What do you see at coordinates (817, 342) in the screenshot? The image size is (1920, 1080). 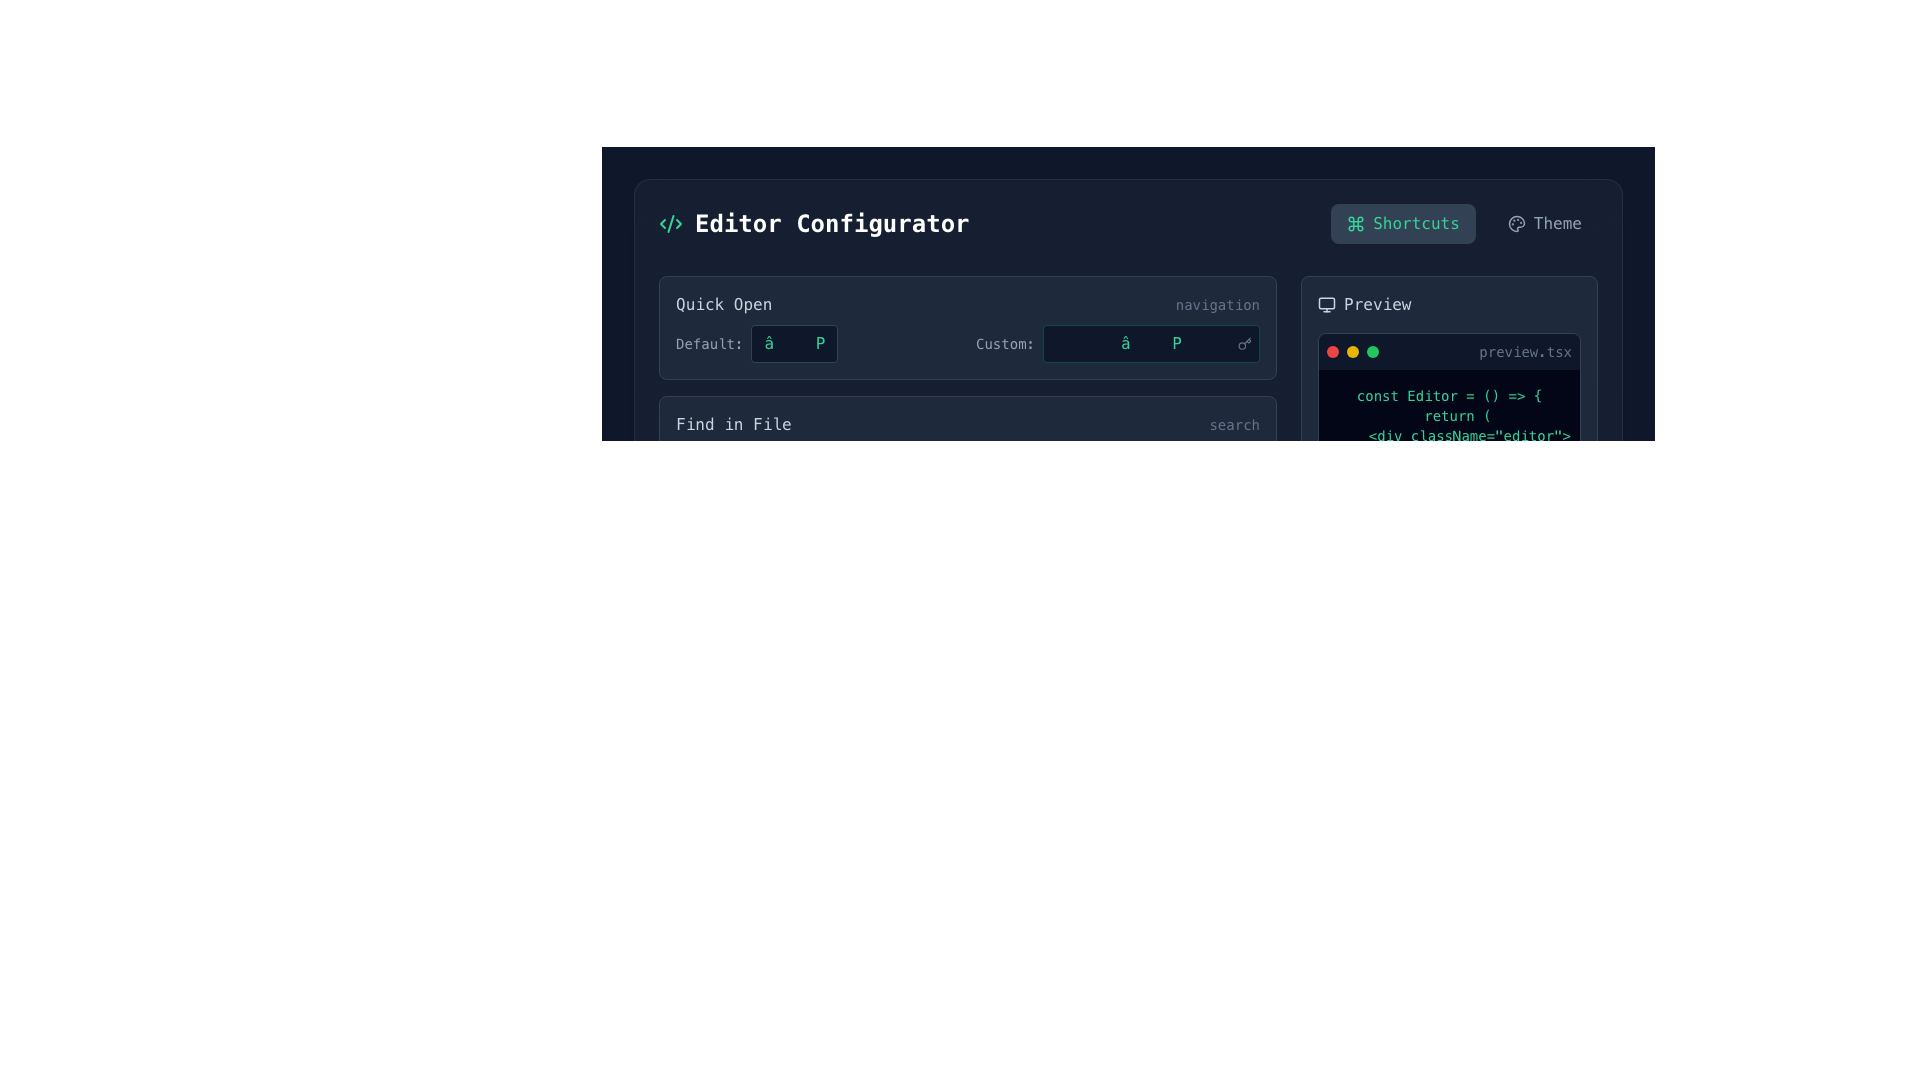 I see `the stylized text component in the 'Quick Open' section that indicates a specific command or key combination` at bounding box center [817, 342].